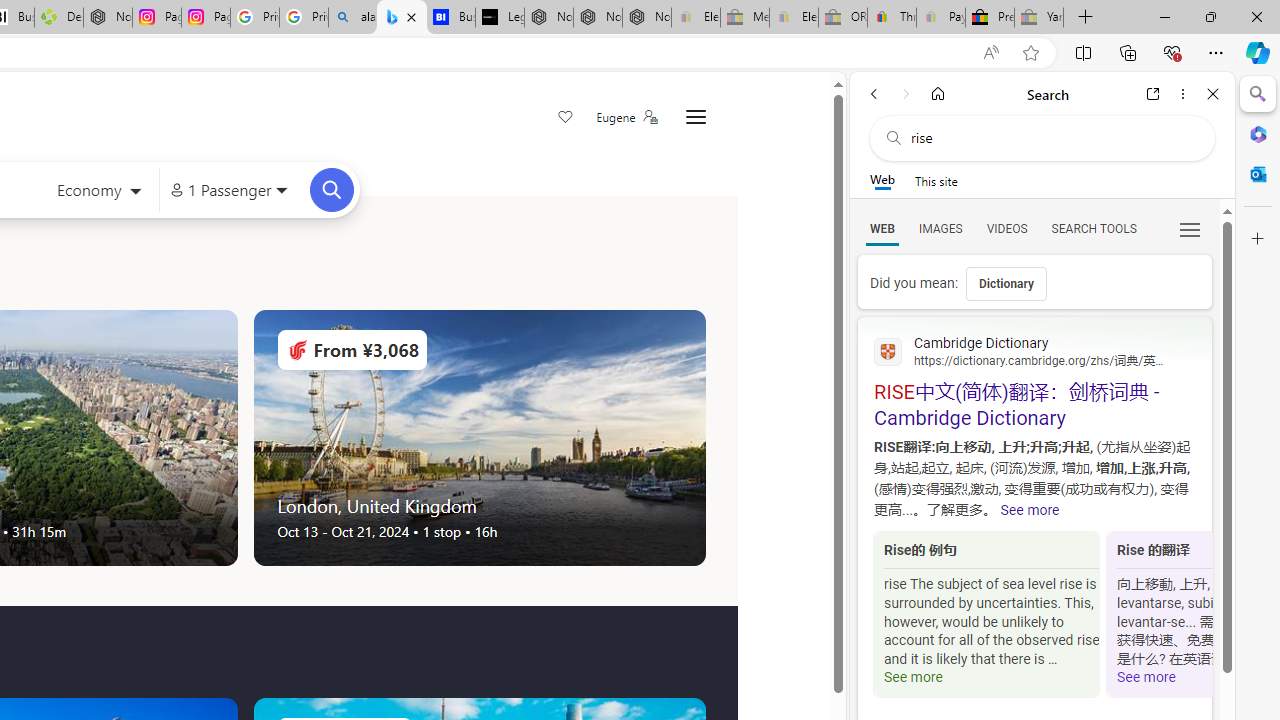 The image size is (1280, 720). What do you see at coordinates (1006, 284) in the screenshot?
I see `'Dictionary'` at bounding box center [1006, 284].